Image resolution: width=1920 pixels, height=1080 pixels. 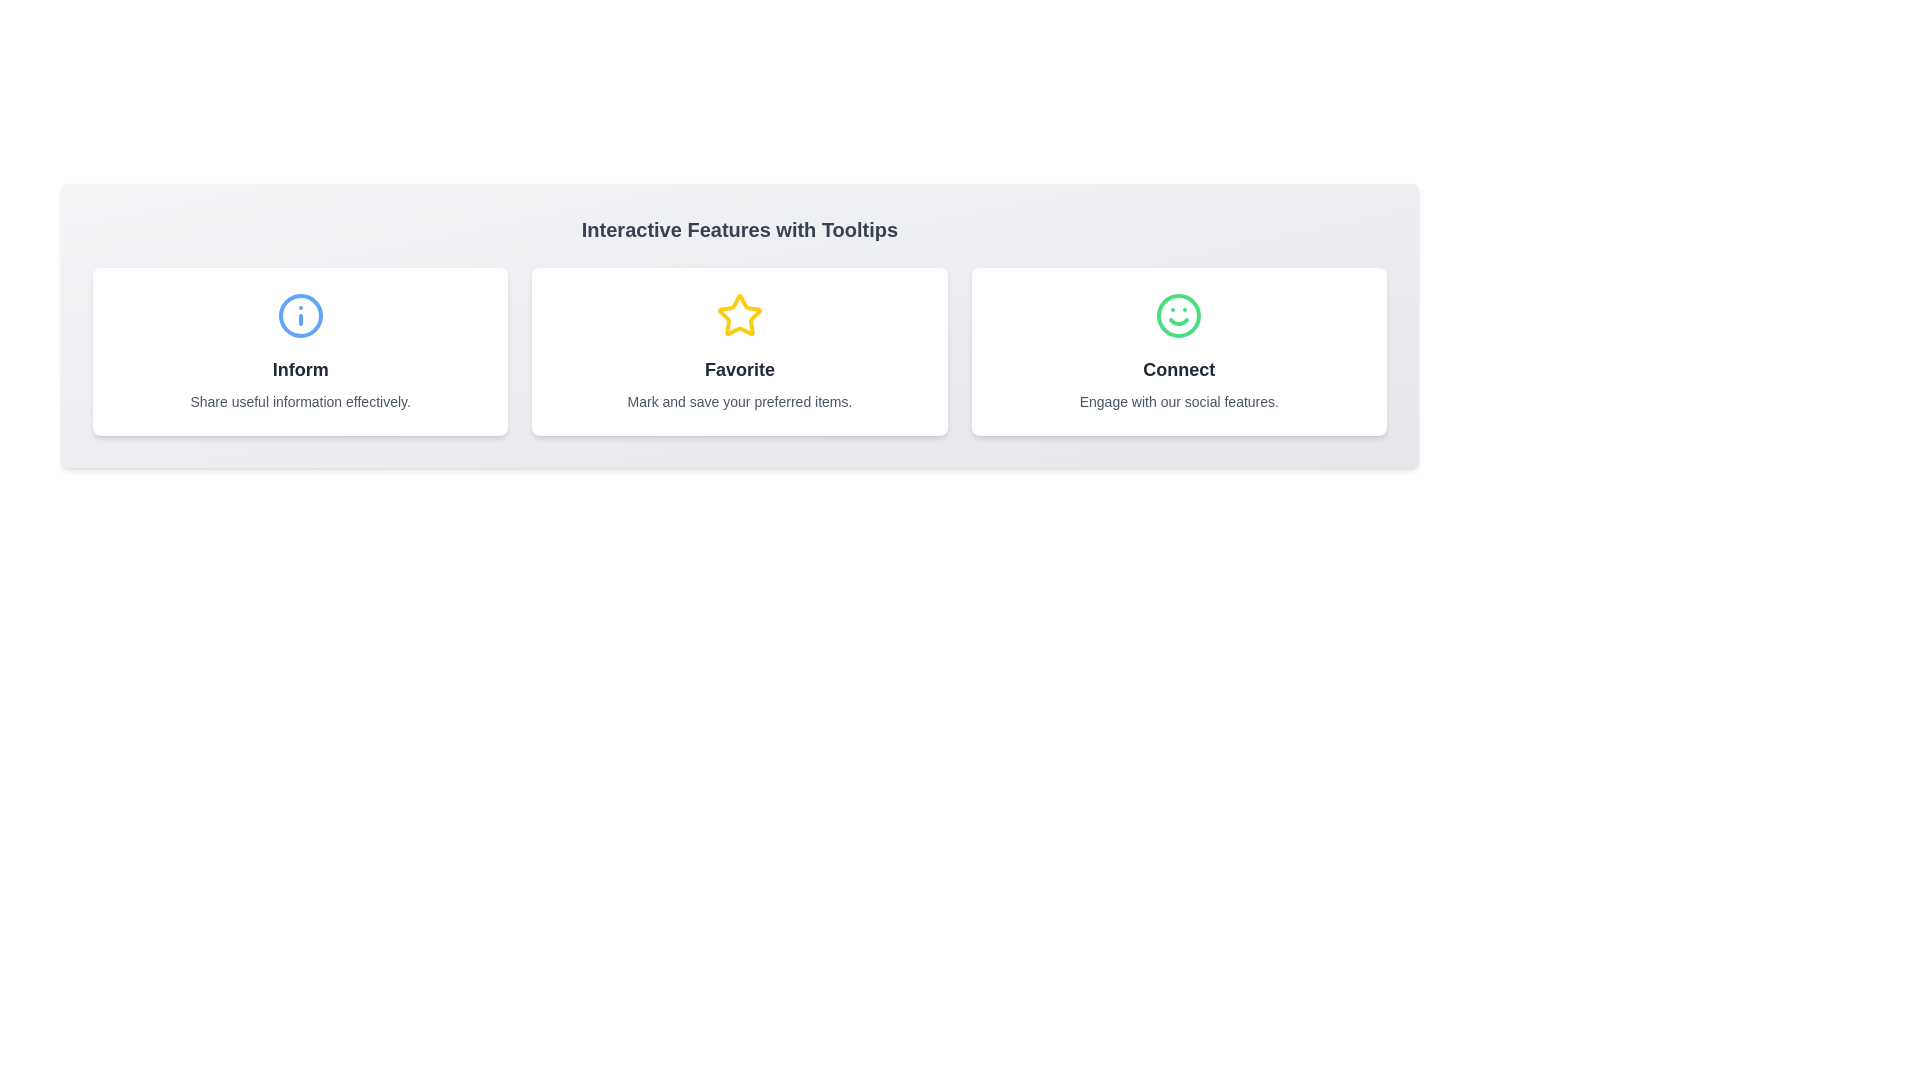 I want to click on the 'Inform' text label element, which is a bold, dark gray label centered below a blue circular information icon in the first card of horizontally aligned cards, so click(x=299, y=370).